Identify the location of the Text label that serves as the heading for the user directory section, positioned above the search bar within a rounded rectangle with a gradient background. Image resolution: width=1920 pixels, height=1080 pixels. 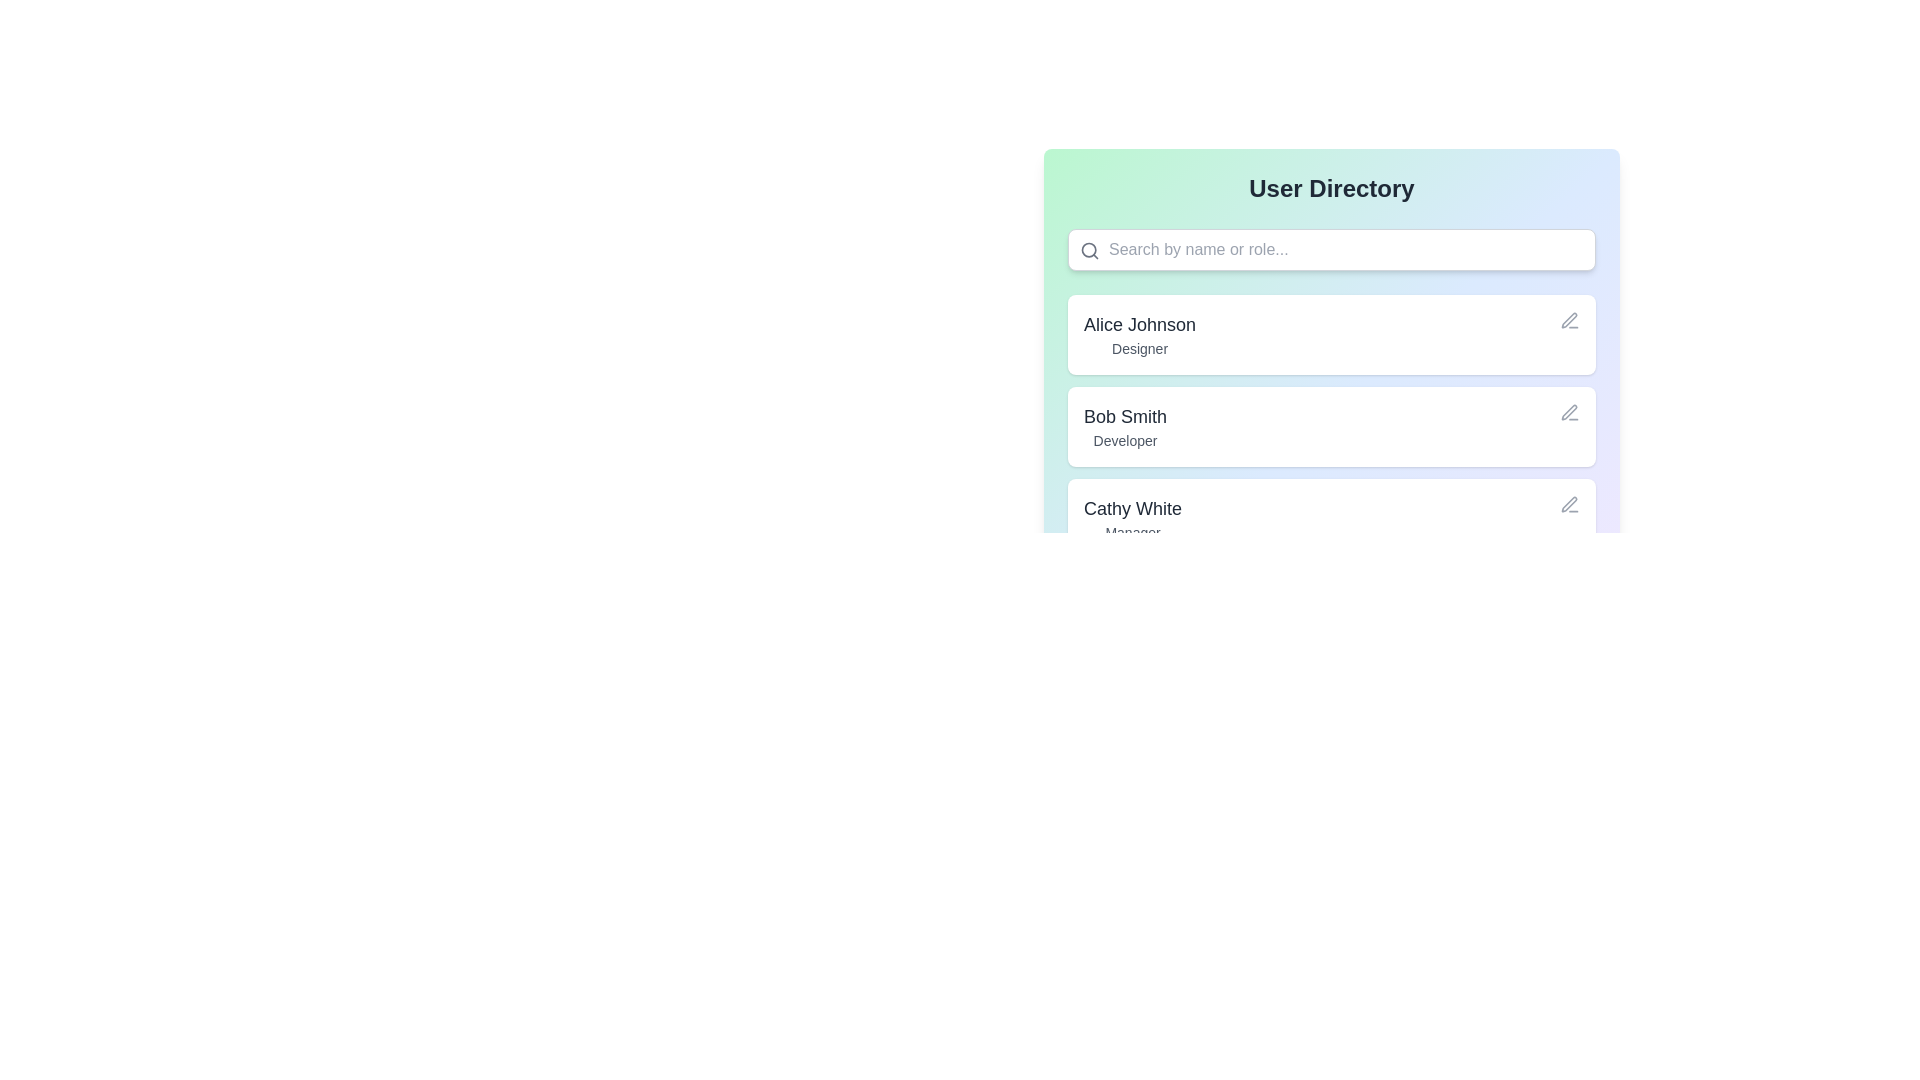
(1331, 189).